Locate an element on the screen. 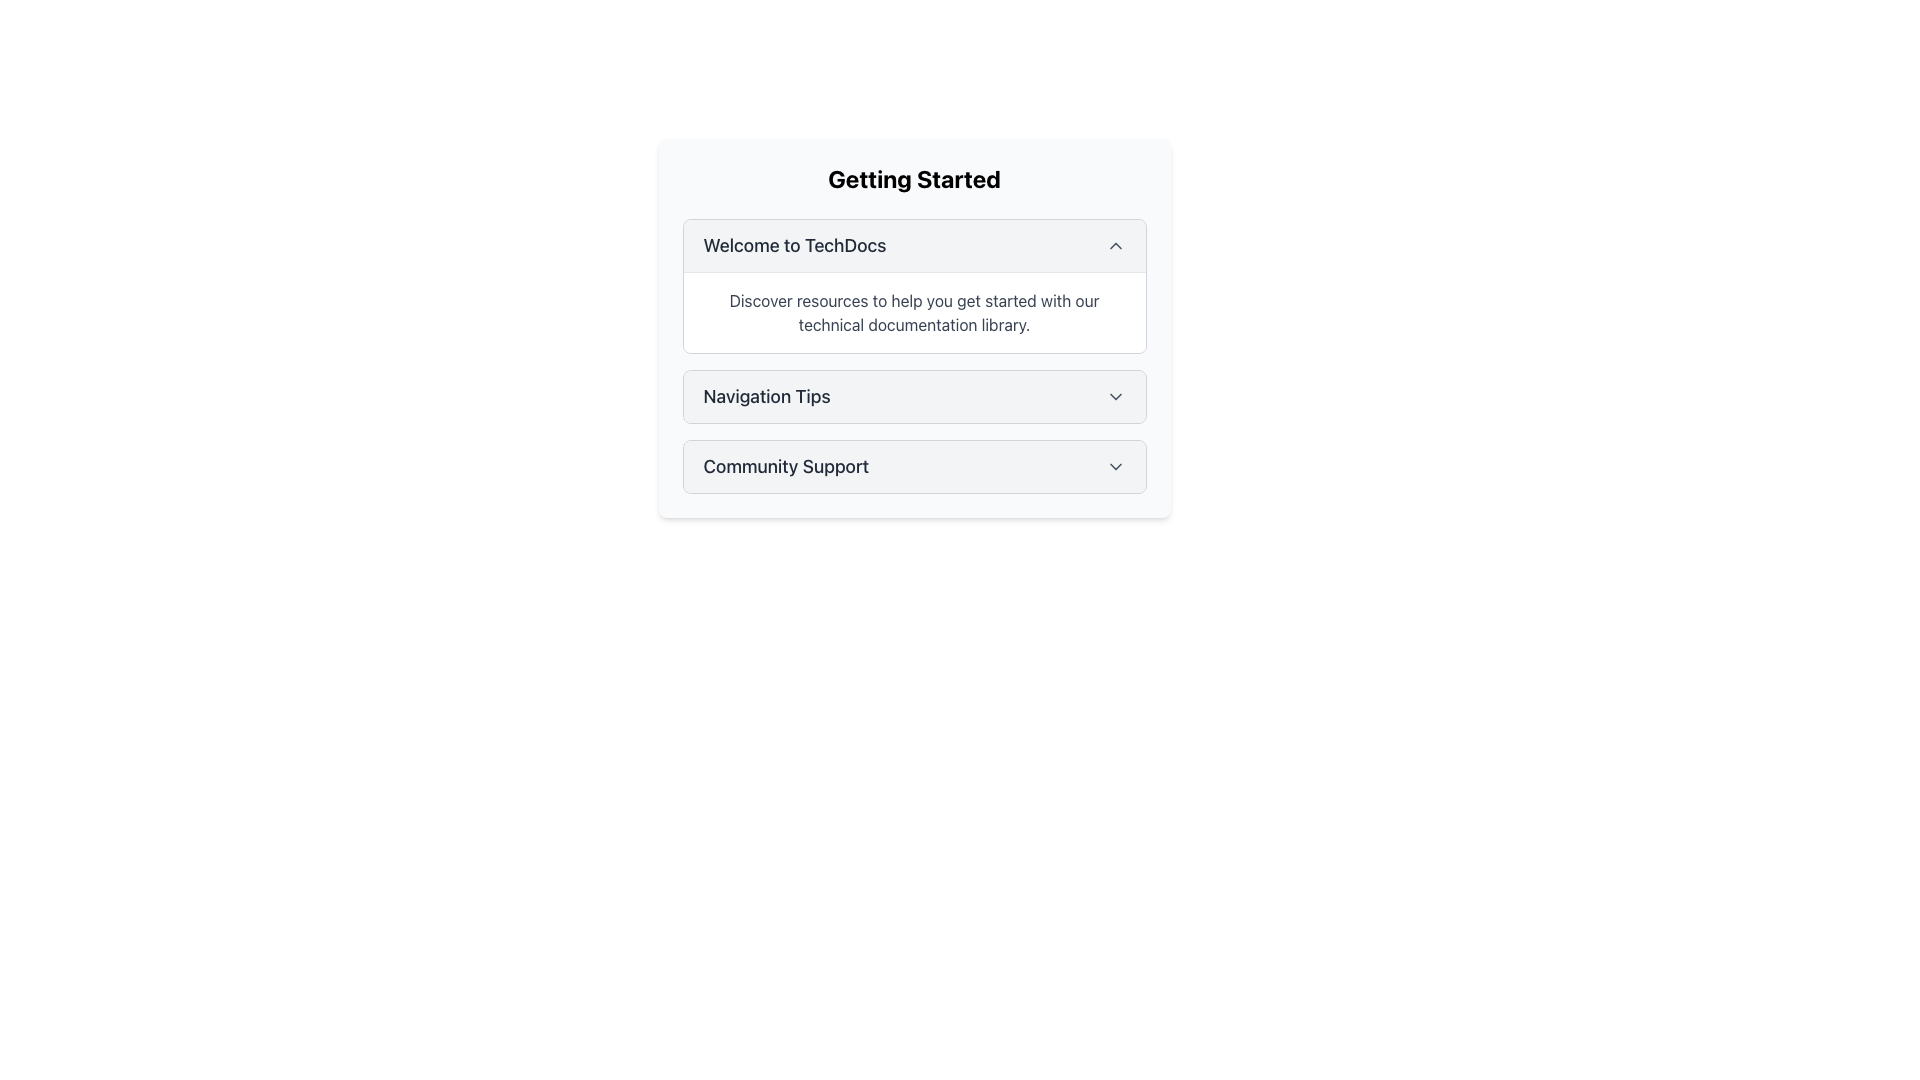  the interactive button to expand or collapse the 'Community Support' section in the 'Getting Started' area, allowing users is located at coordinates (913, 466).